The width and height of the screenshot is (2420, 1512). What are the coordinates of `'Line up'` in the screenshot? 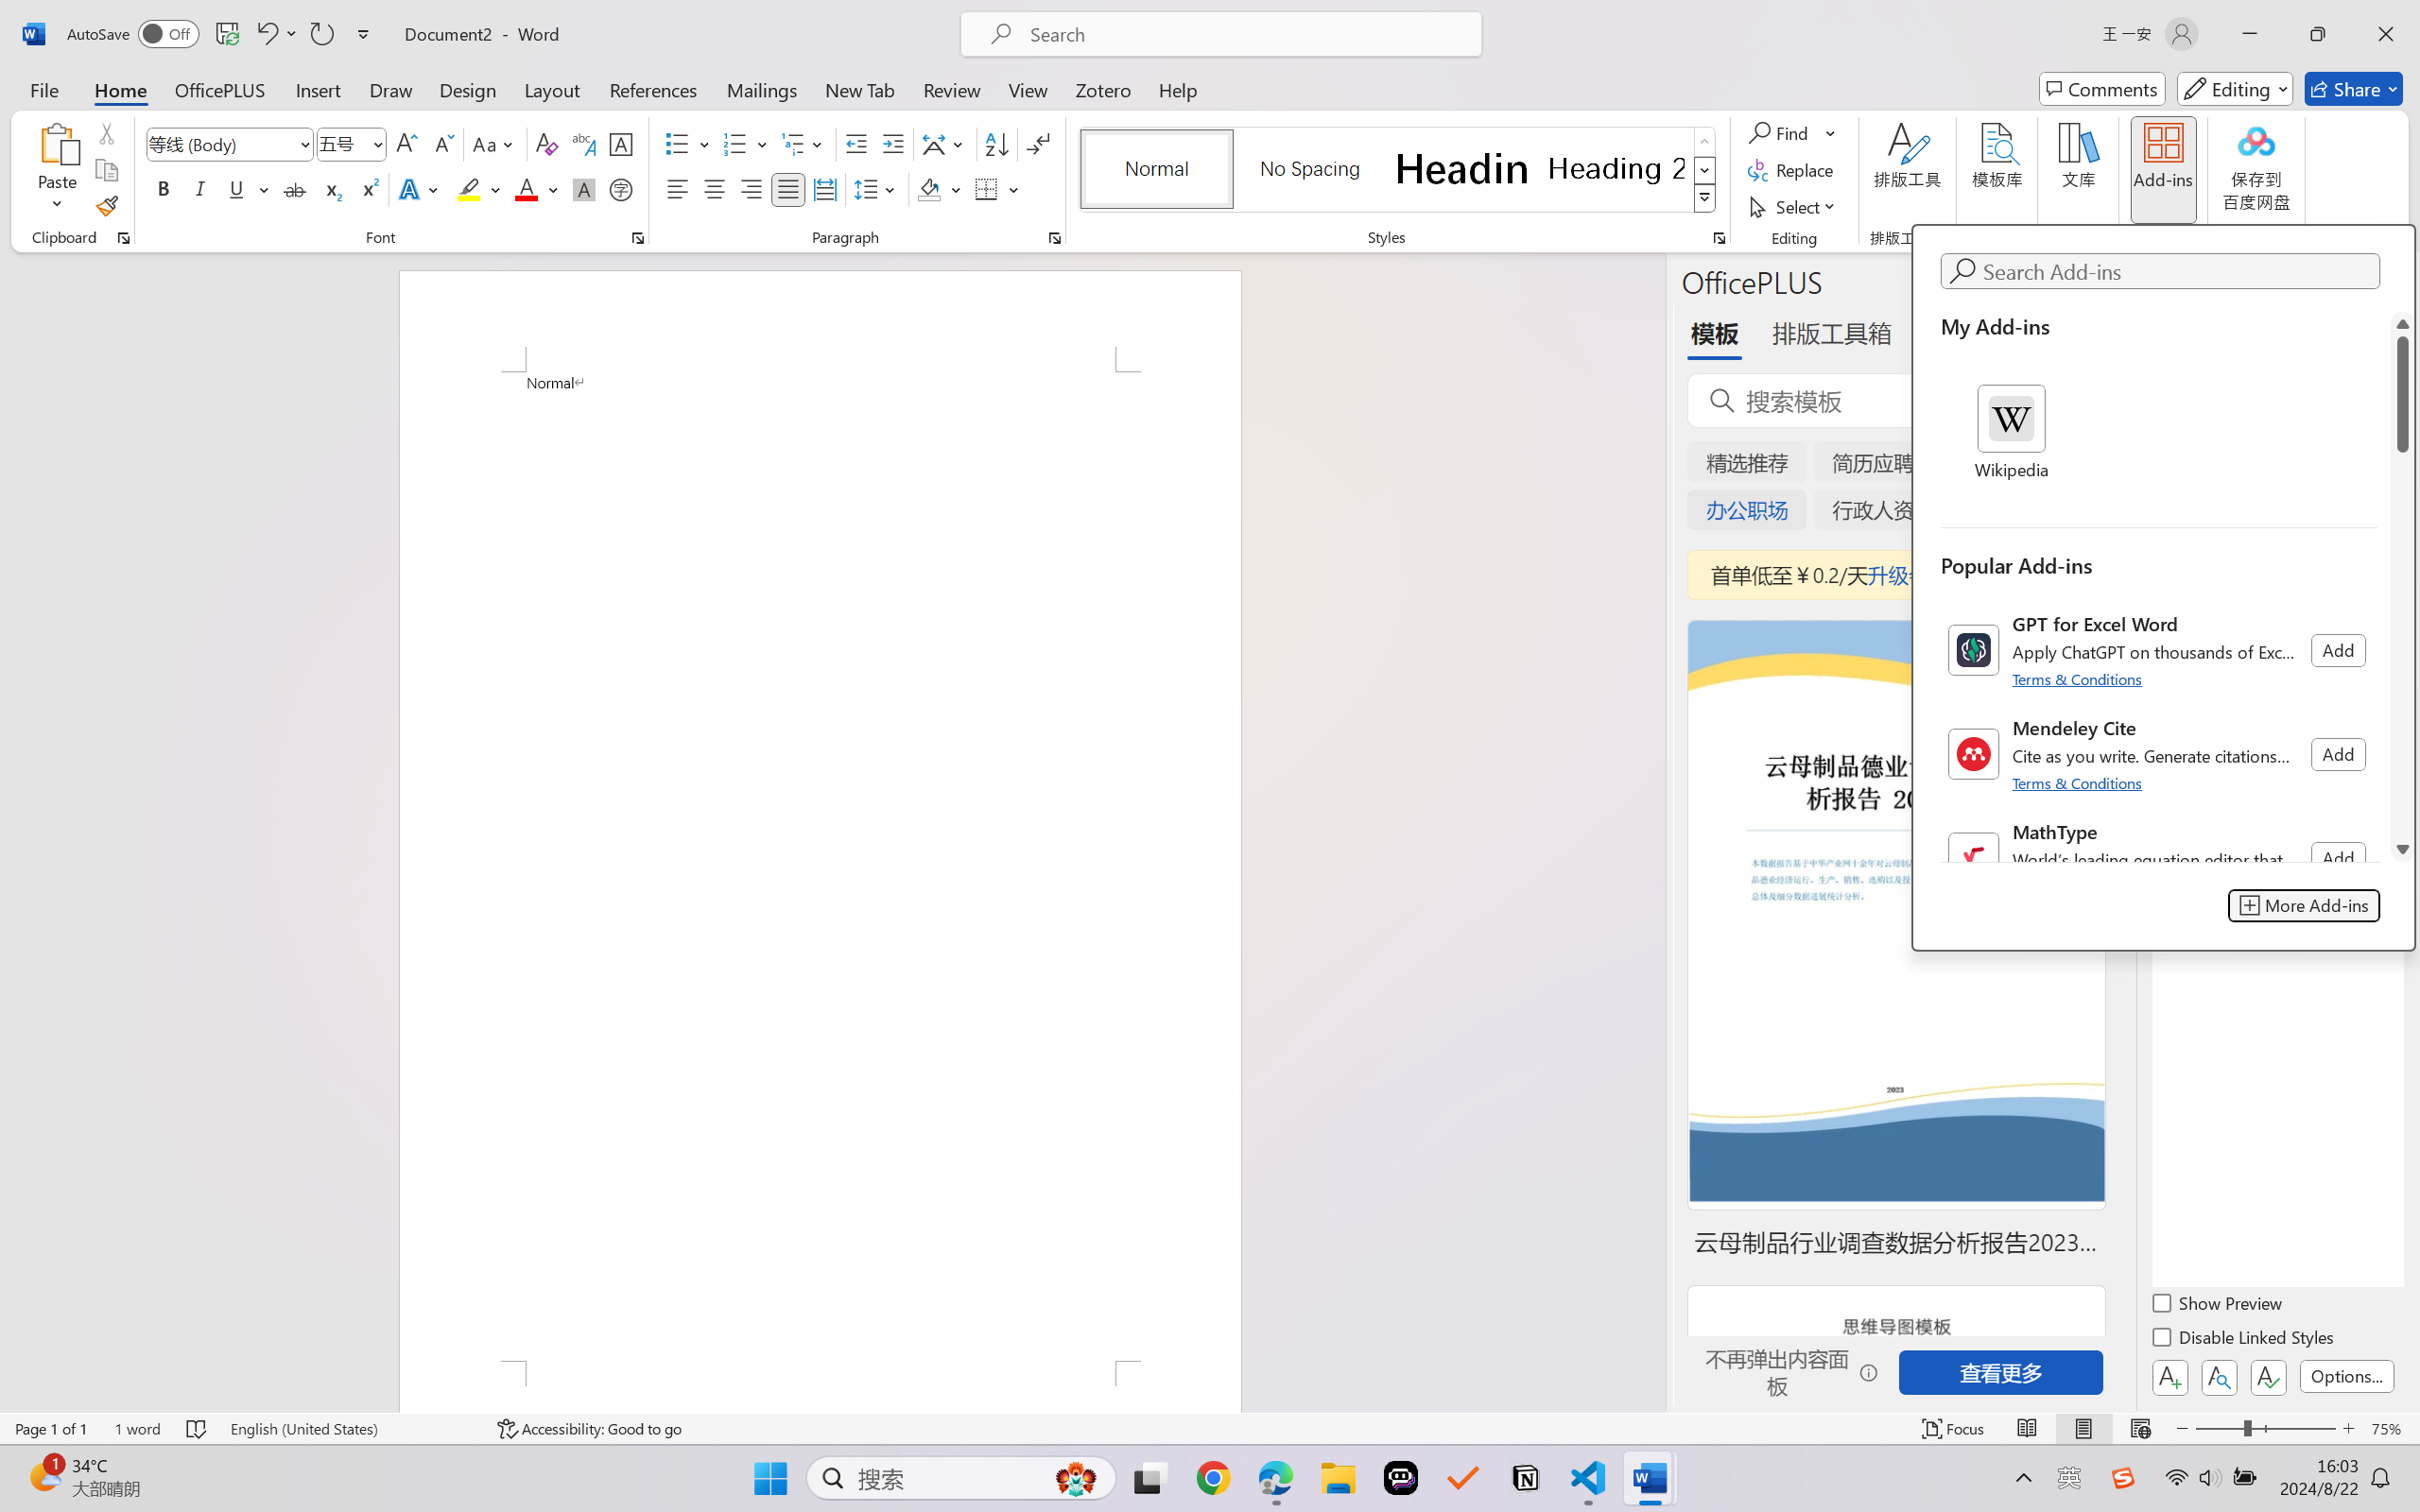 It's located at (2403, 322).